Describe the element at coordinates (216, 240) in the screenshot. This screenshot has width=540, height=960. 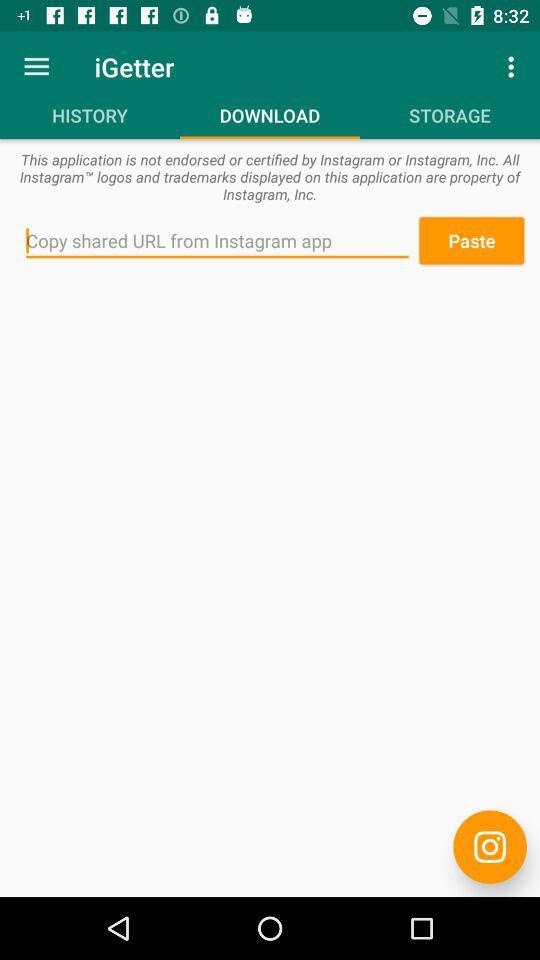
I see `icon below the this application is icon` at that location.